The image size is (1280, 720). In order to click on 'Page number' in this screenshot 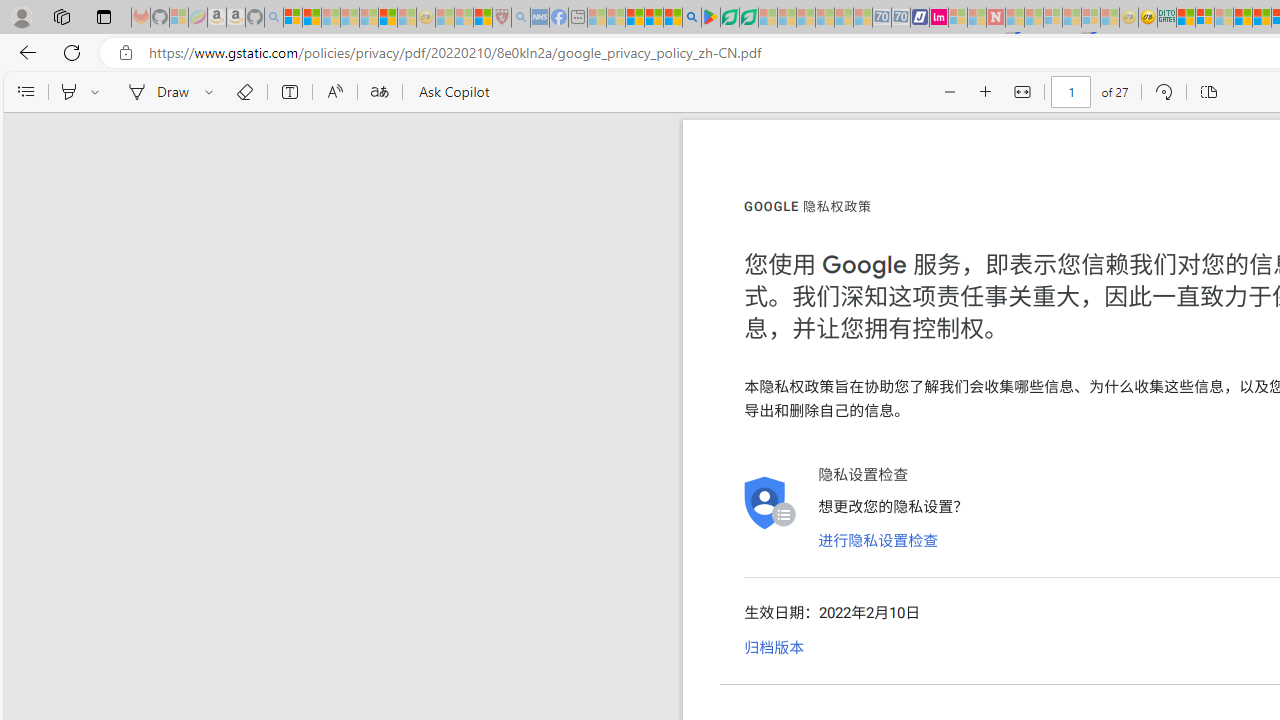, I will do `click(1070, 92)`.